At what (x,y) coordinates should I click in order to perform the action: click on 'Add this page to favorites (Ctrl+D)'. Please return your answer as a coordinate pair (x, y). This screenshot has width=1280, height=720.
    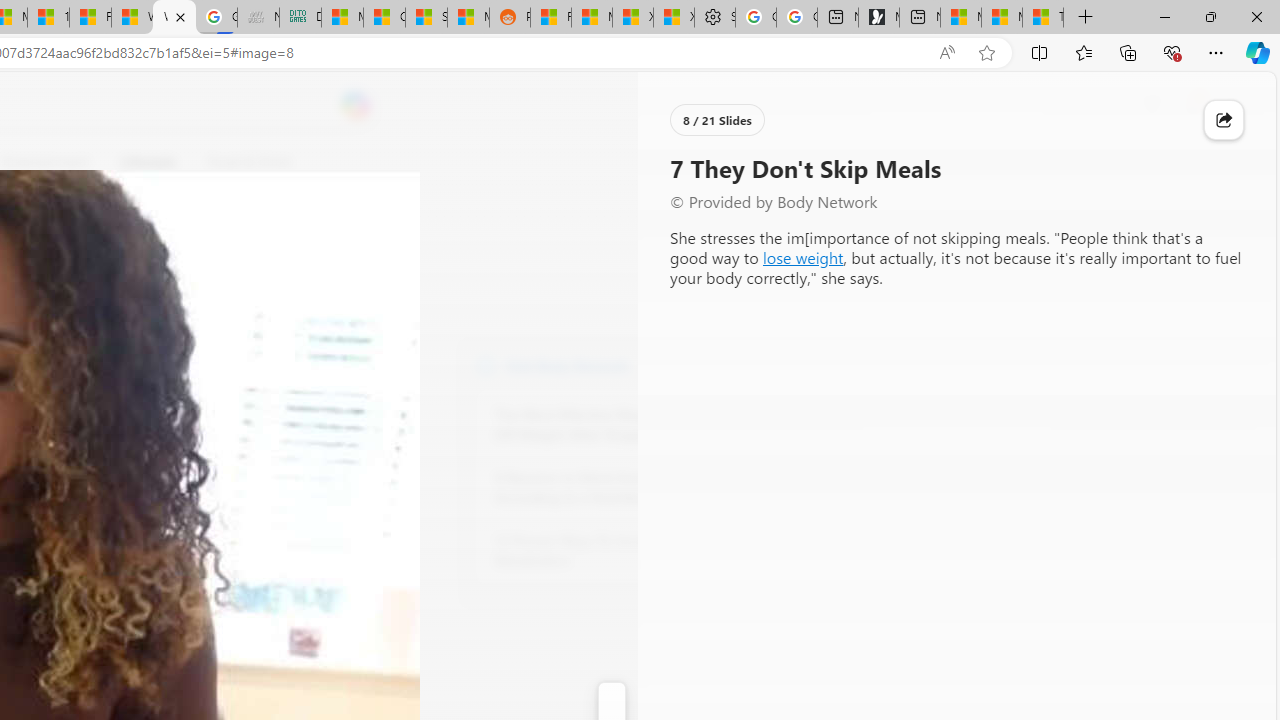
    Looking at the image, I should click on (986, 52).